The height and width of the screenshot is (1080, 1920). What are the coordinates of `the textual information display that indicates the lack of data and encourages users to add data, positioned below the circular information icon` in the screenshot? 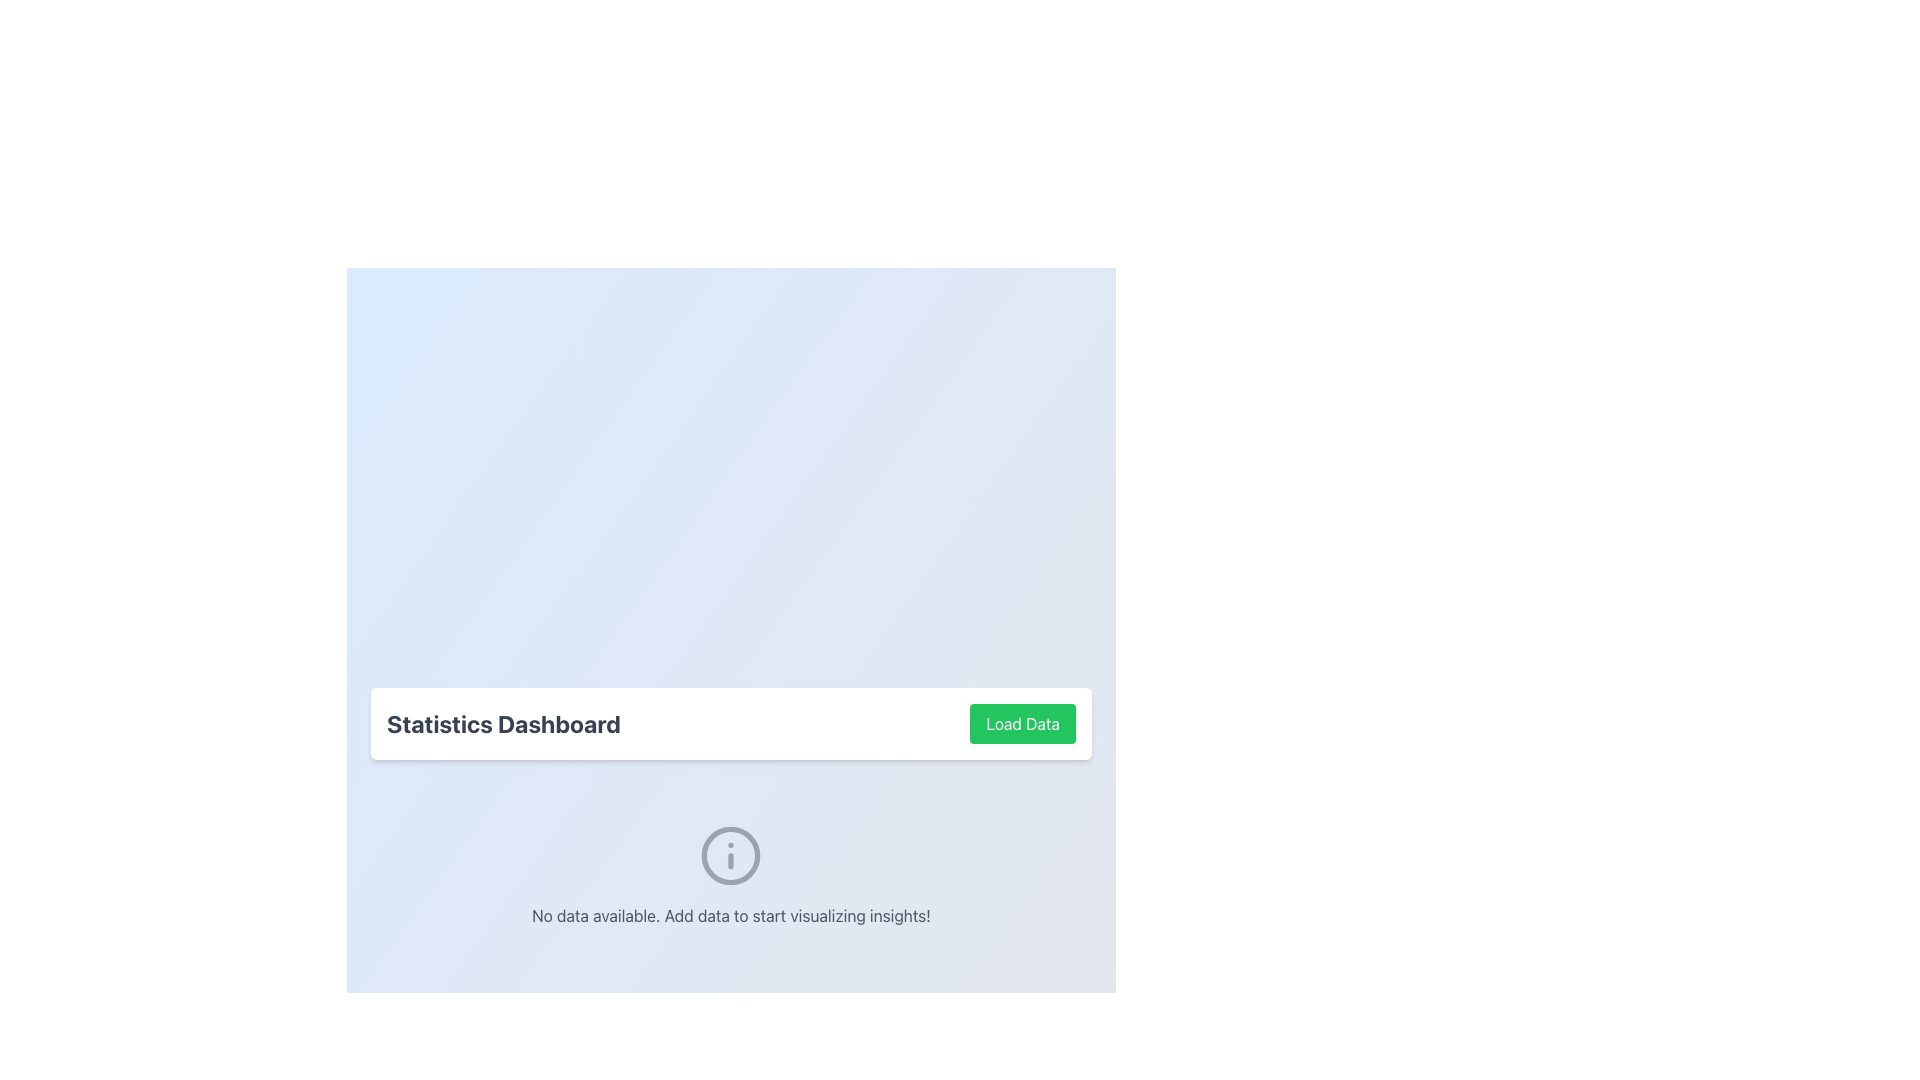 It's located at (730, 915).